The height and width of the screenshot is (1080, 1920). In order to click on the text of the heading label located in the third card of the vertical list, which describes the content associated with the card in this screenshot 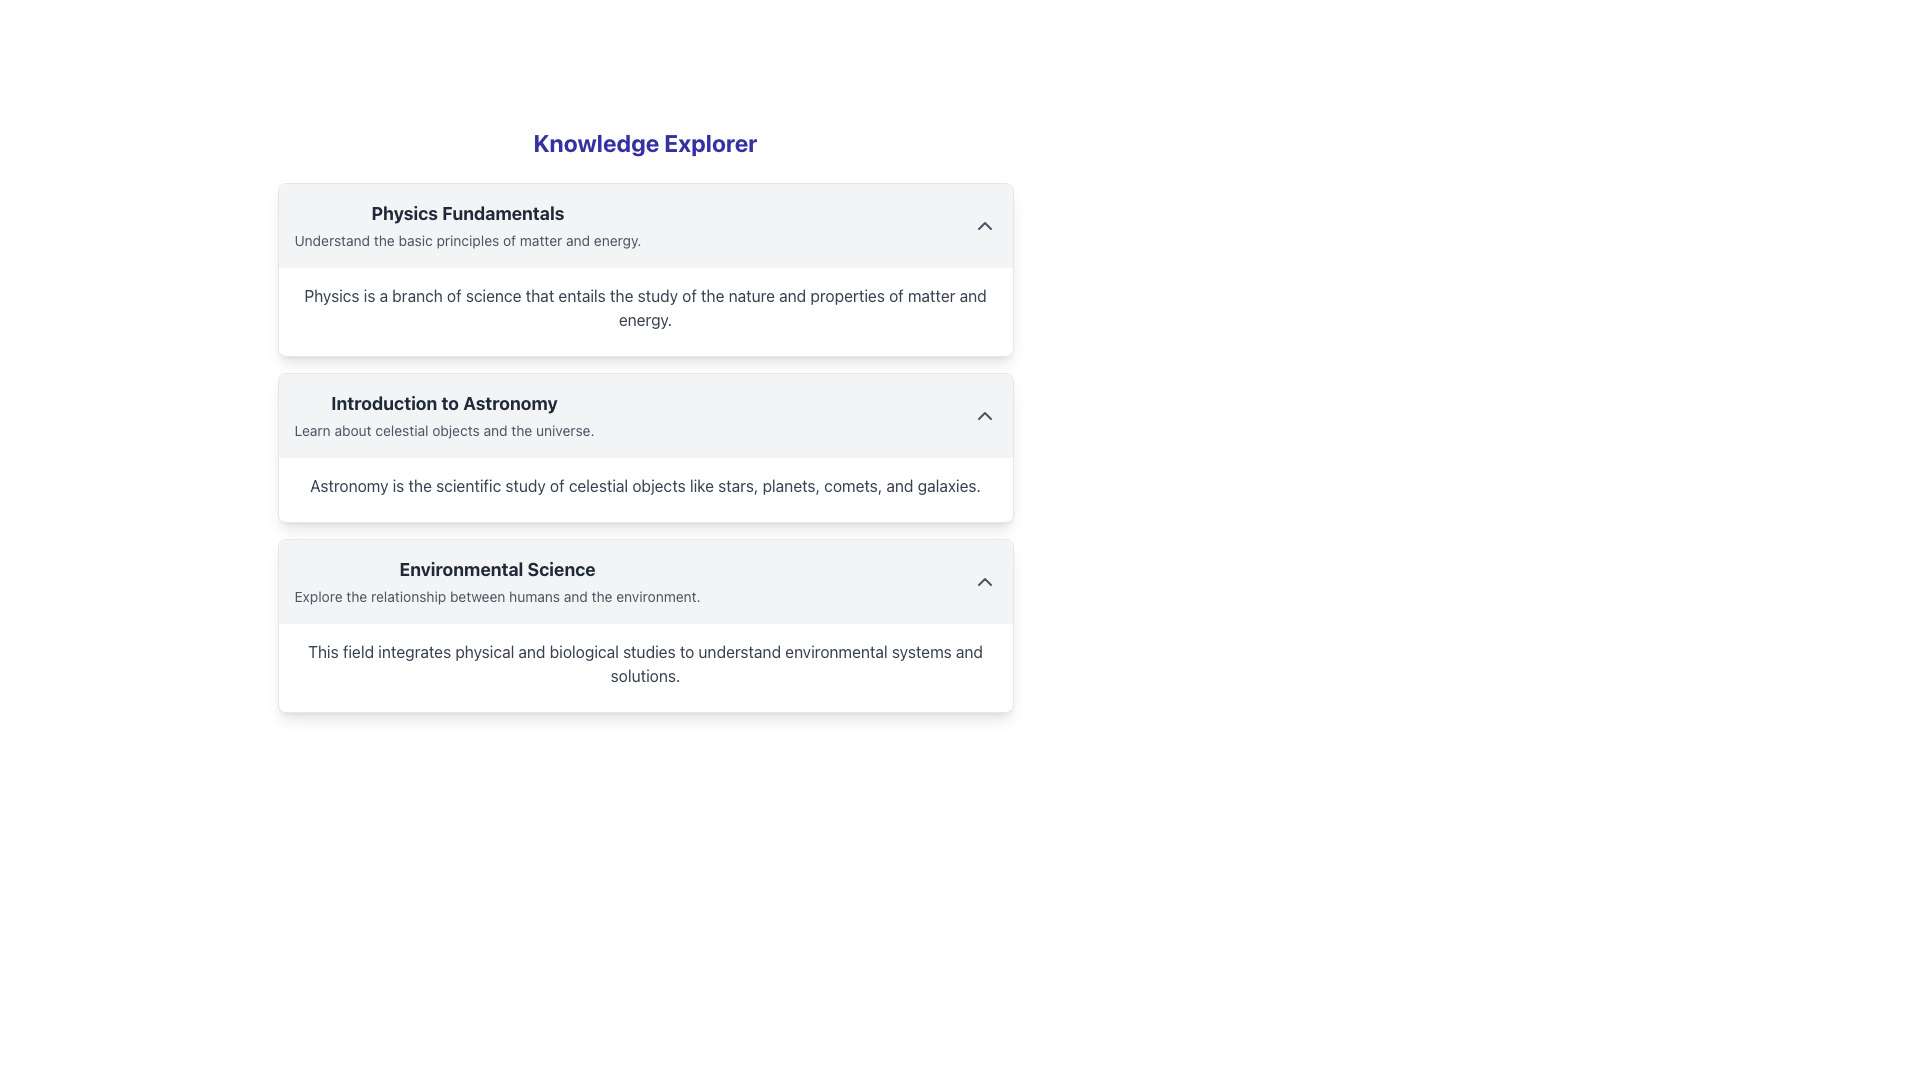, I will do `click(497, 570)`.